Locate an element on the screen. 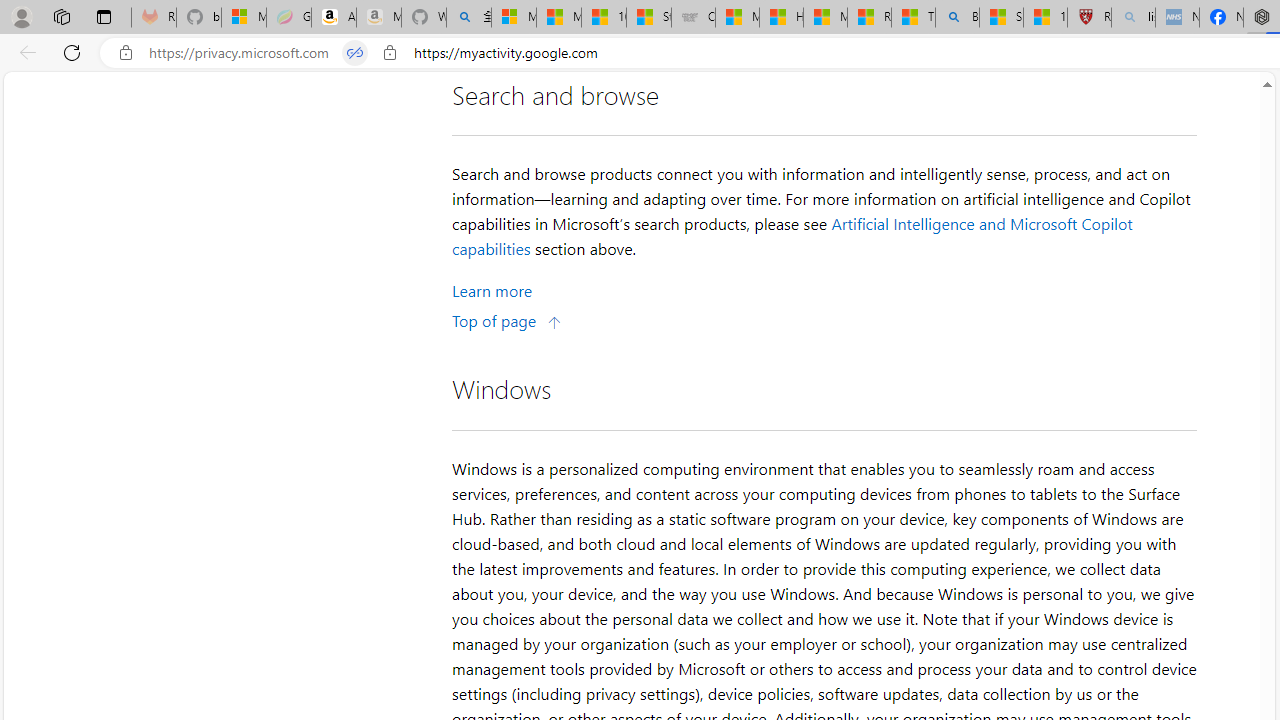  'Combat Siege' is located at coordinates (693, 17).